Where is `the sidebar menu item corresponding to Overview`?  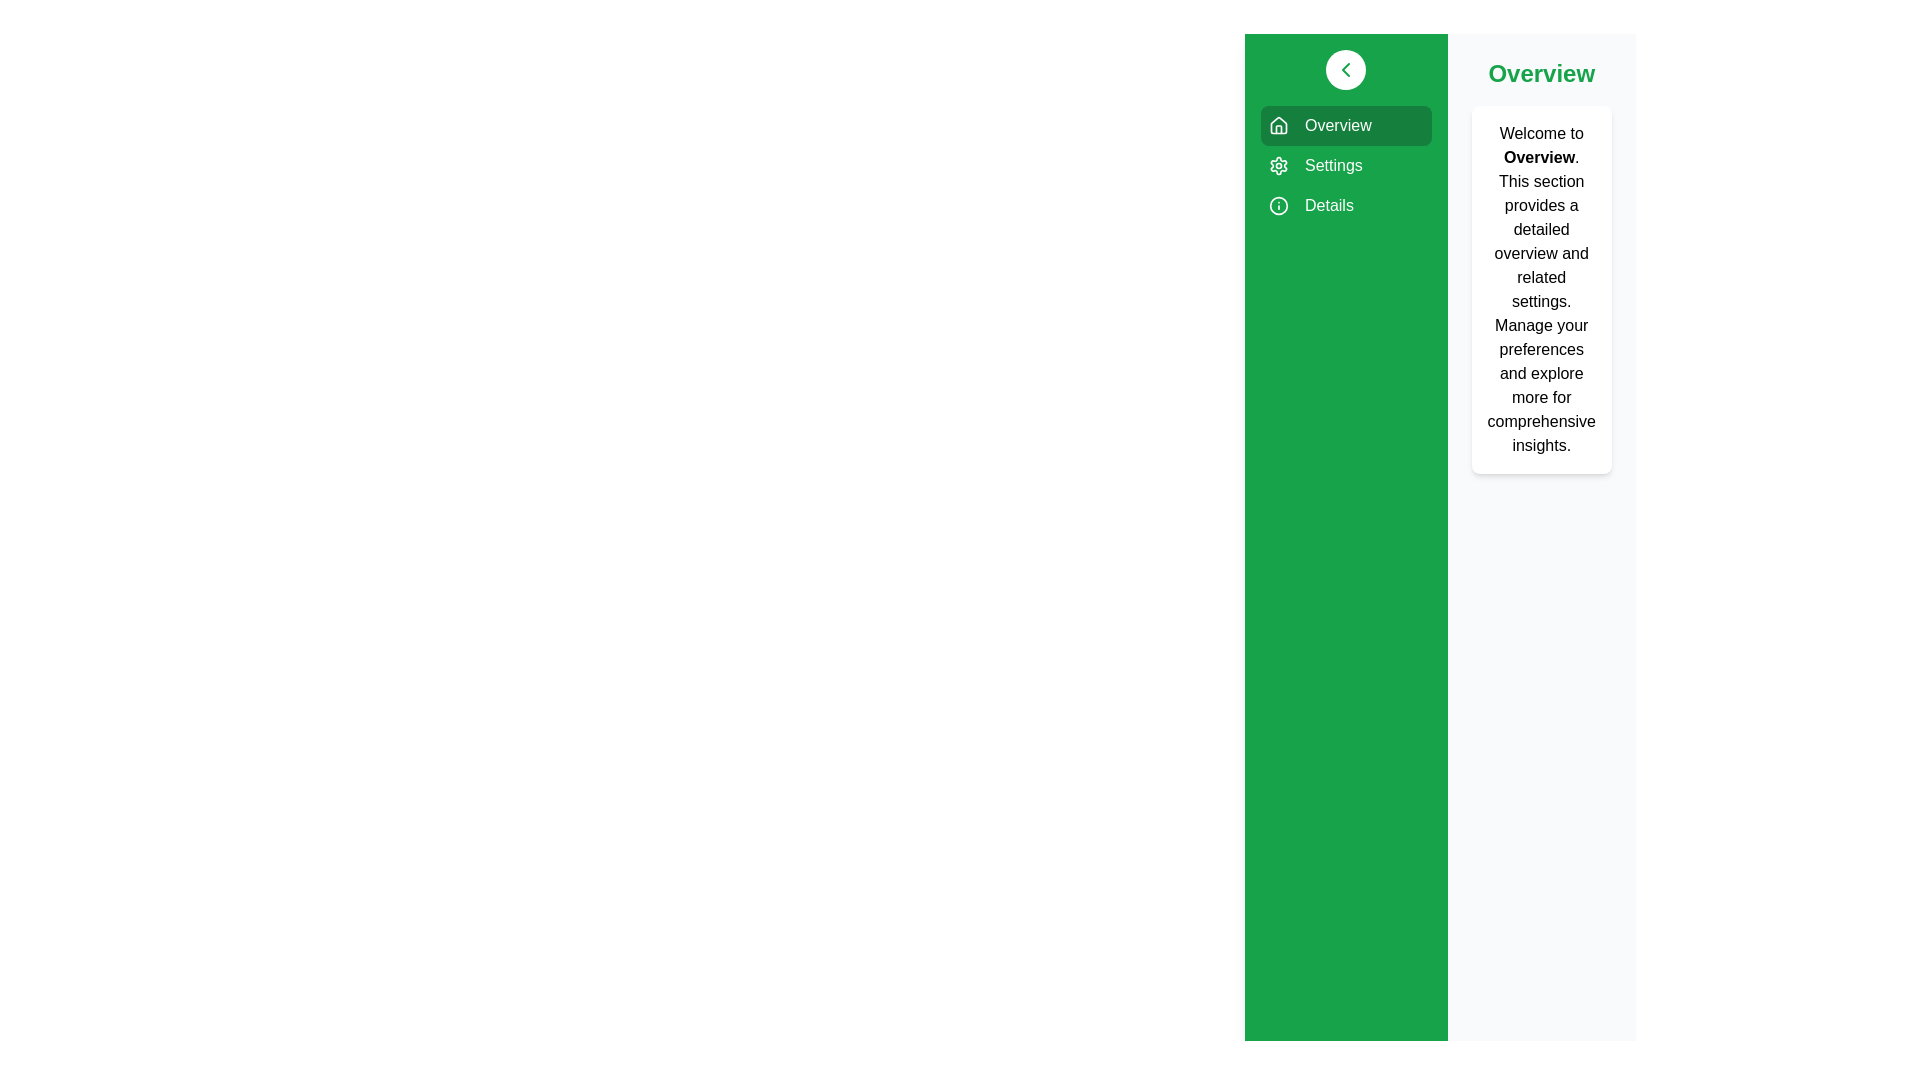 the sidebar menu item corresponding to Overview is located at coordinates (1346, 126).